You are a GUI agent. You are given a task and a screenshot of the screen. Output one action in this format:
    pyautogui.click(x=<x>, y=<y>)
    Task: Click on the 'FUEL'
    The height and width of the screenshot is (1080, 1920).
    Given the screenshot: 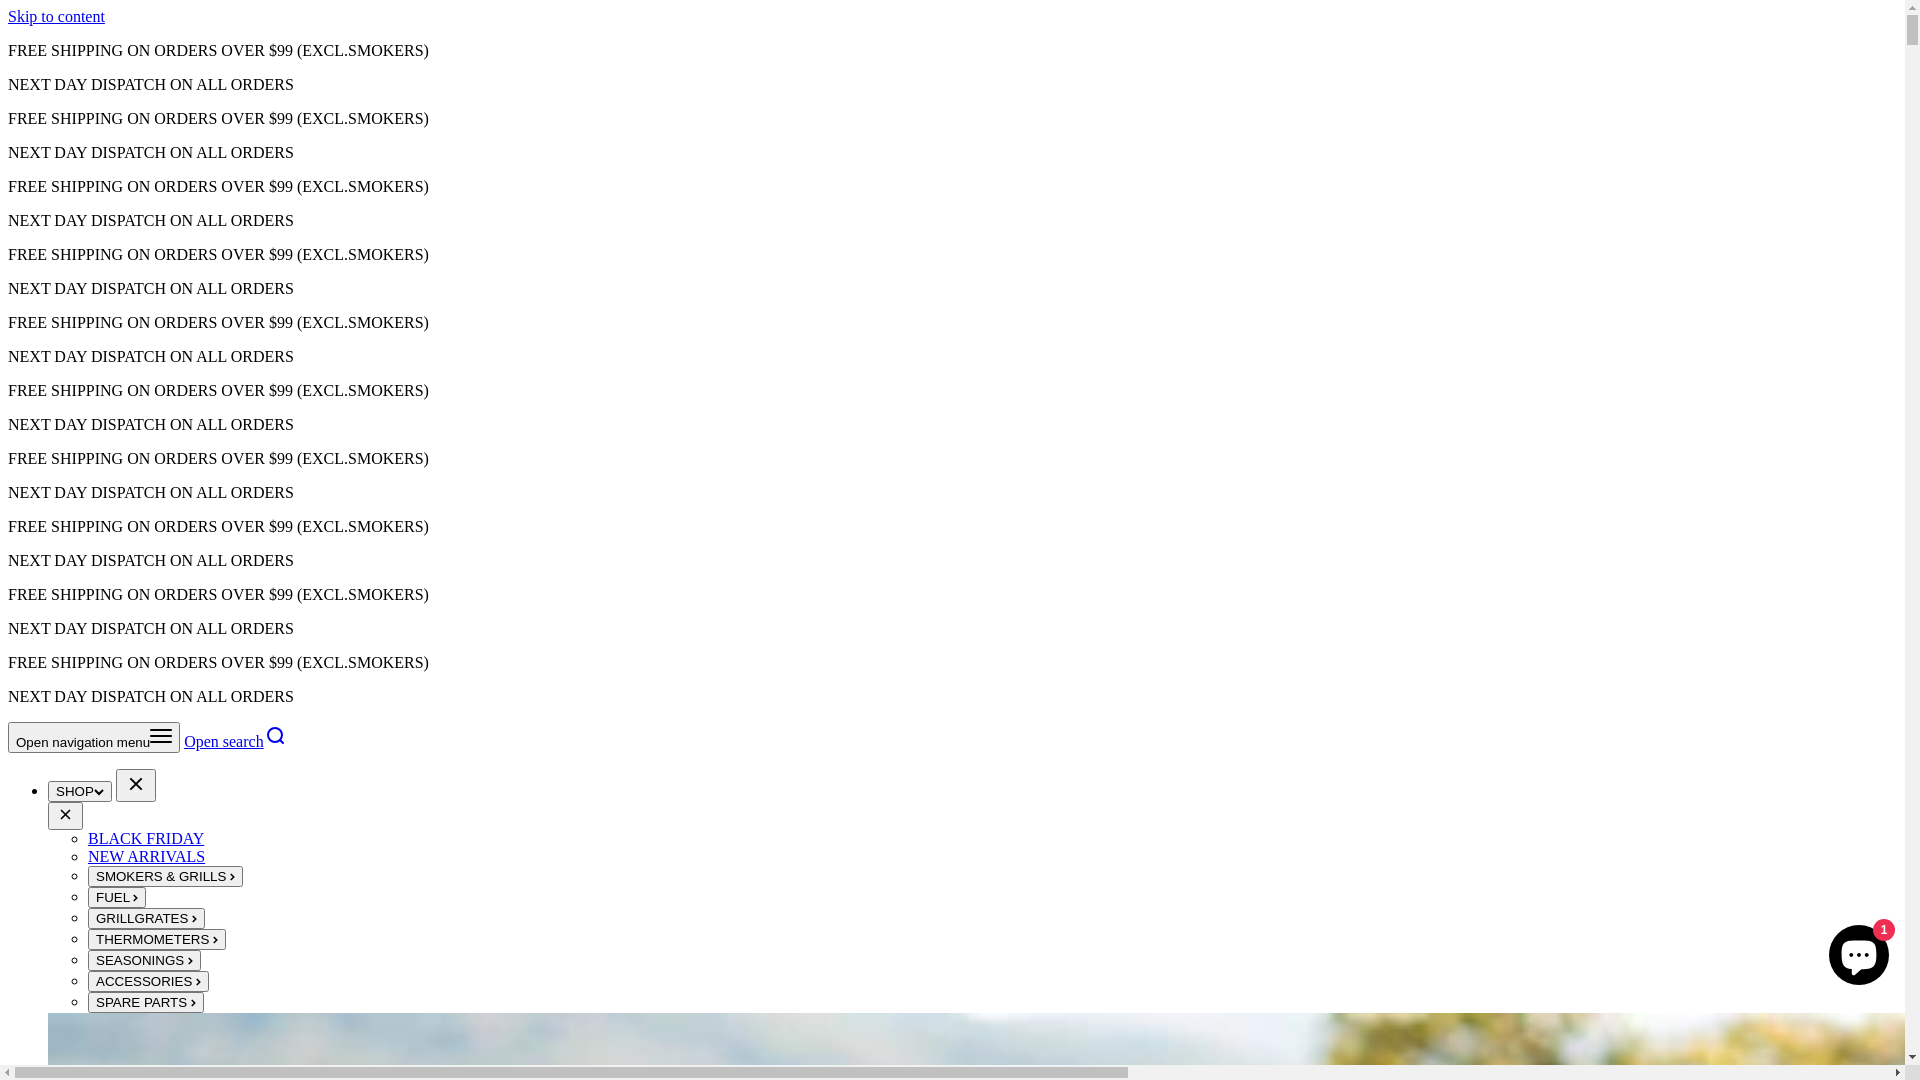 What is the action you would take?
    pyautogui.click(x=115, y=896)
    